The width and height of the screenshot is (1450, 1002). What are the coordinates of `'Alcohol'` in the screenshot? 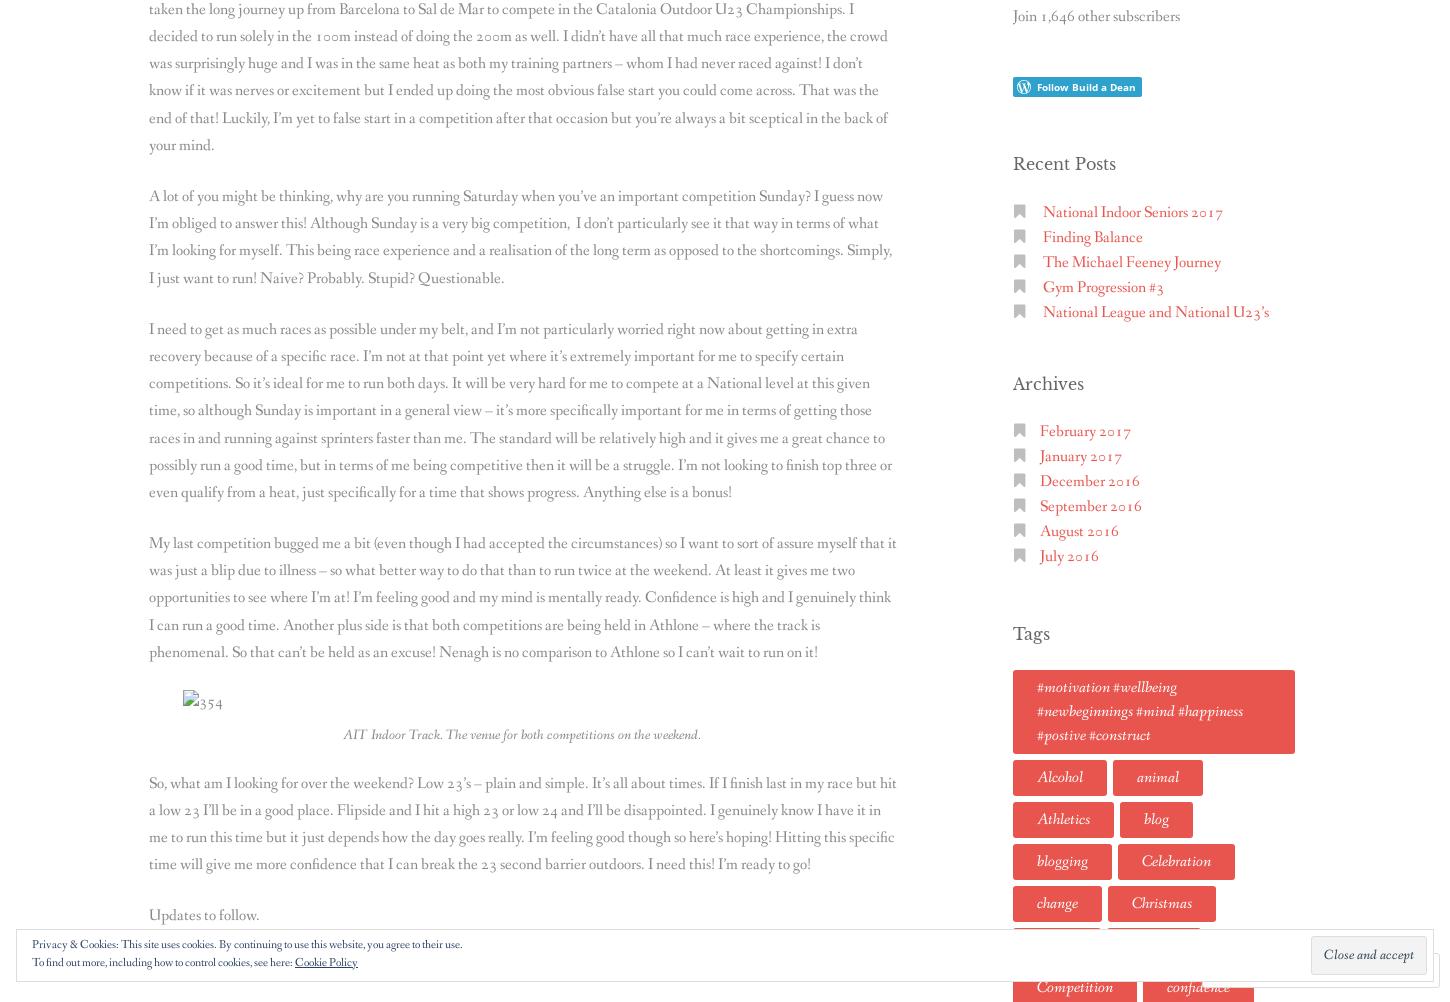 It's located at (1037, 775).